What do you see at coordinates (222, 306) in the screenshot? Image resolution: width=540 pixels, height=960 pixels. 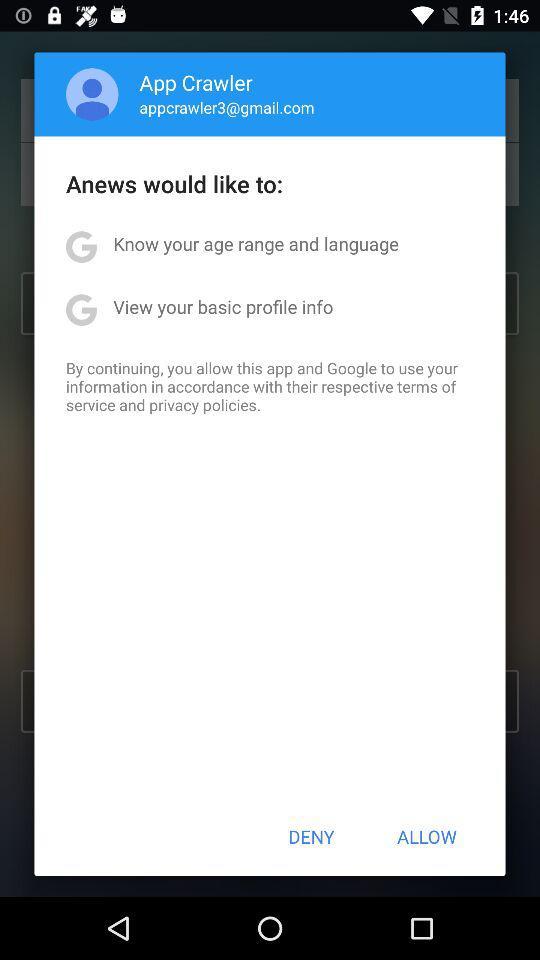 I see `the app below know your age item` at bounding box center [222, 306].